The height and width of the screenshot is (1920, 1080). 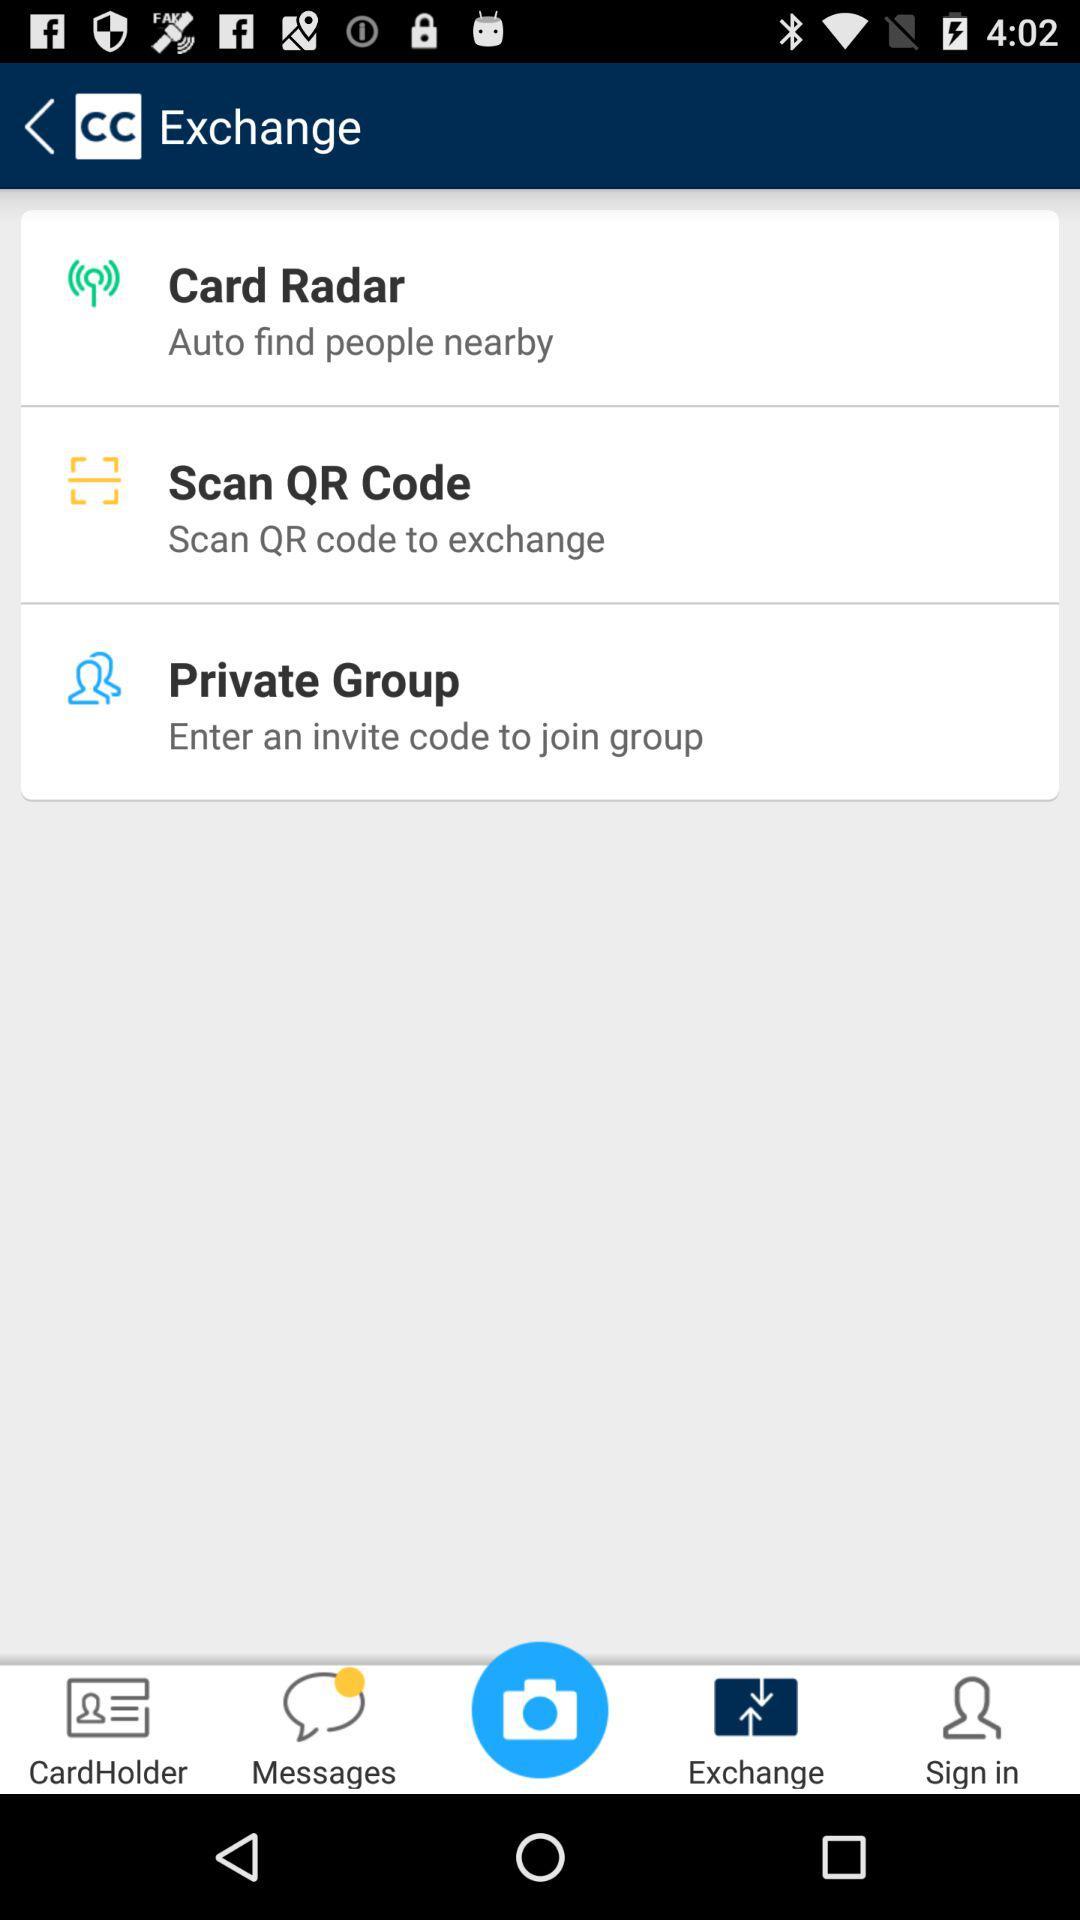 What do you see at coordinates (971, 1726) in the screenshot?
I see `the sign in item` at bounding box center [971, 1726].